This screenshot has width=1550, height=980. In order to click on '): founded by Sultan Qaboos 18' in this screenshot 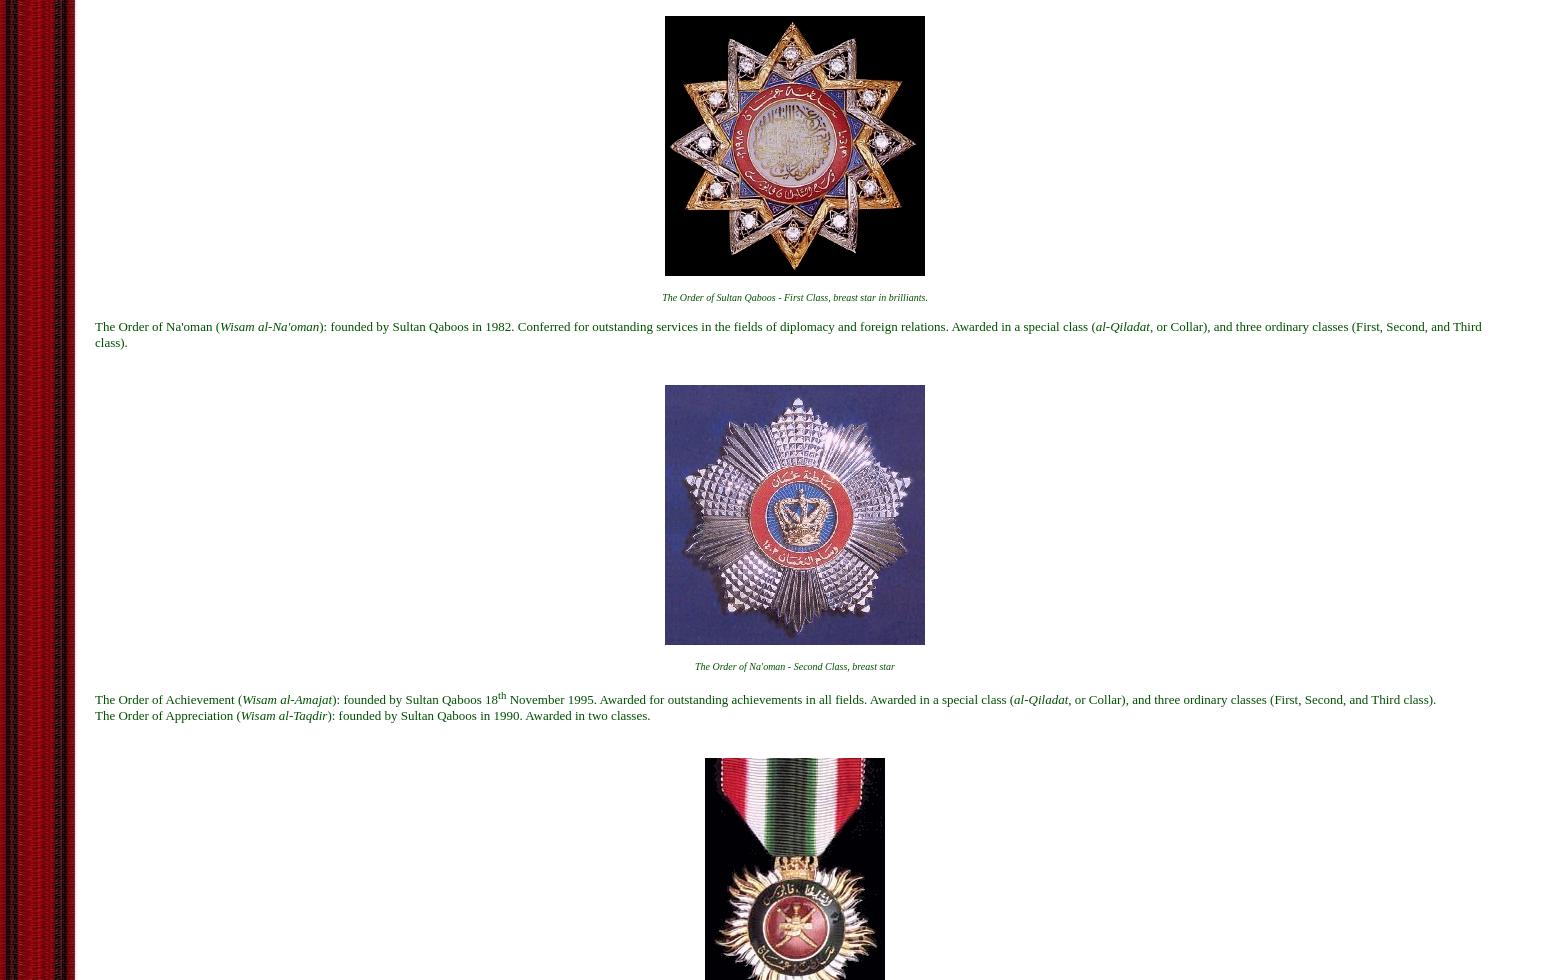, I will do `click(414, 698)`.